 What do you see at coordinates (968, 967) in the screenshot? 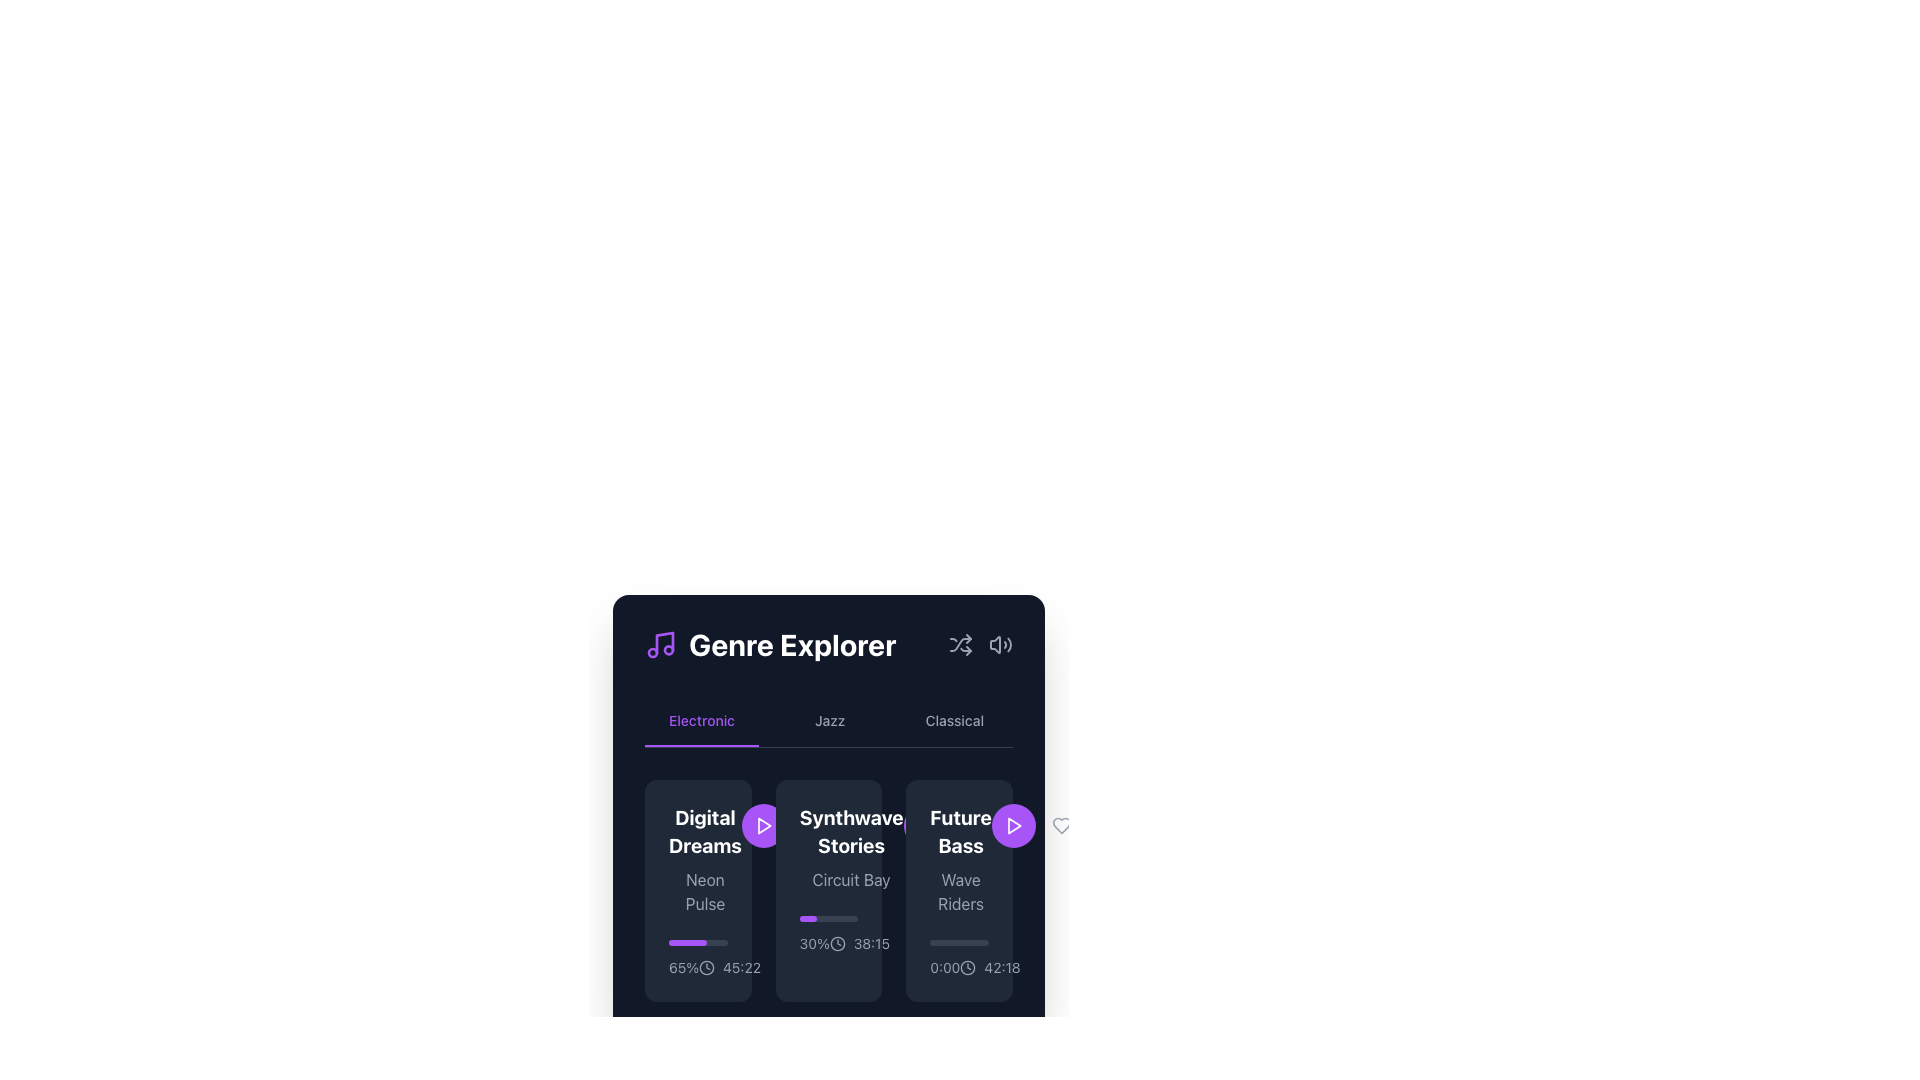
I see `the decorative SVG circle element located within the clock icon at the top-right corner of the 'Genre Explorer' section` at bounding box center [968, 967].